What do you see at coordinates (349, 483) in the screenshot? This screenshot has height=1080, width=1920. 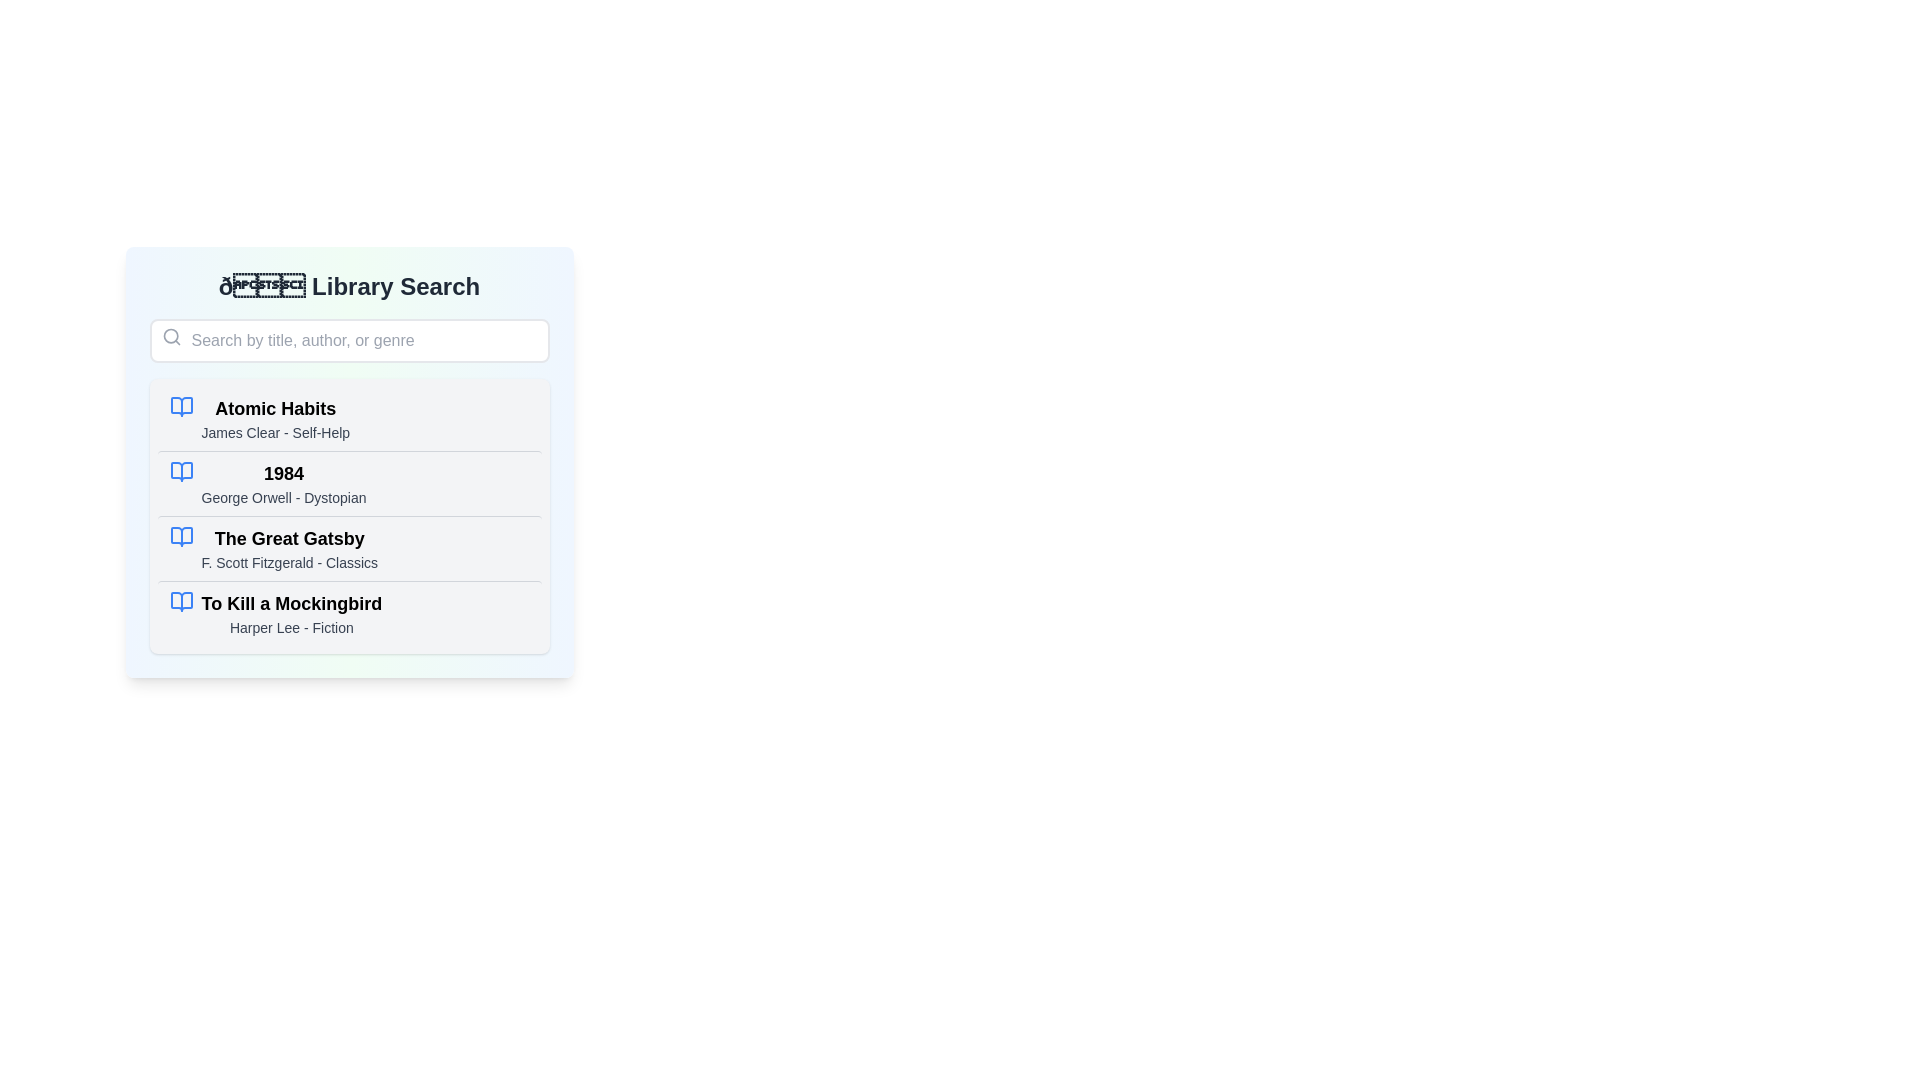 I see `the book listing for '1984', the second entry in the list` at bounding box center [349, 483].